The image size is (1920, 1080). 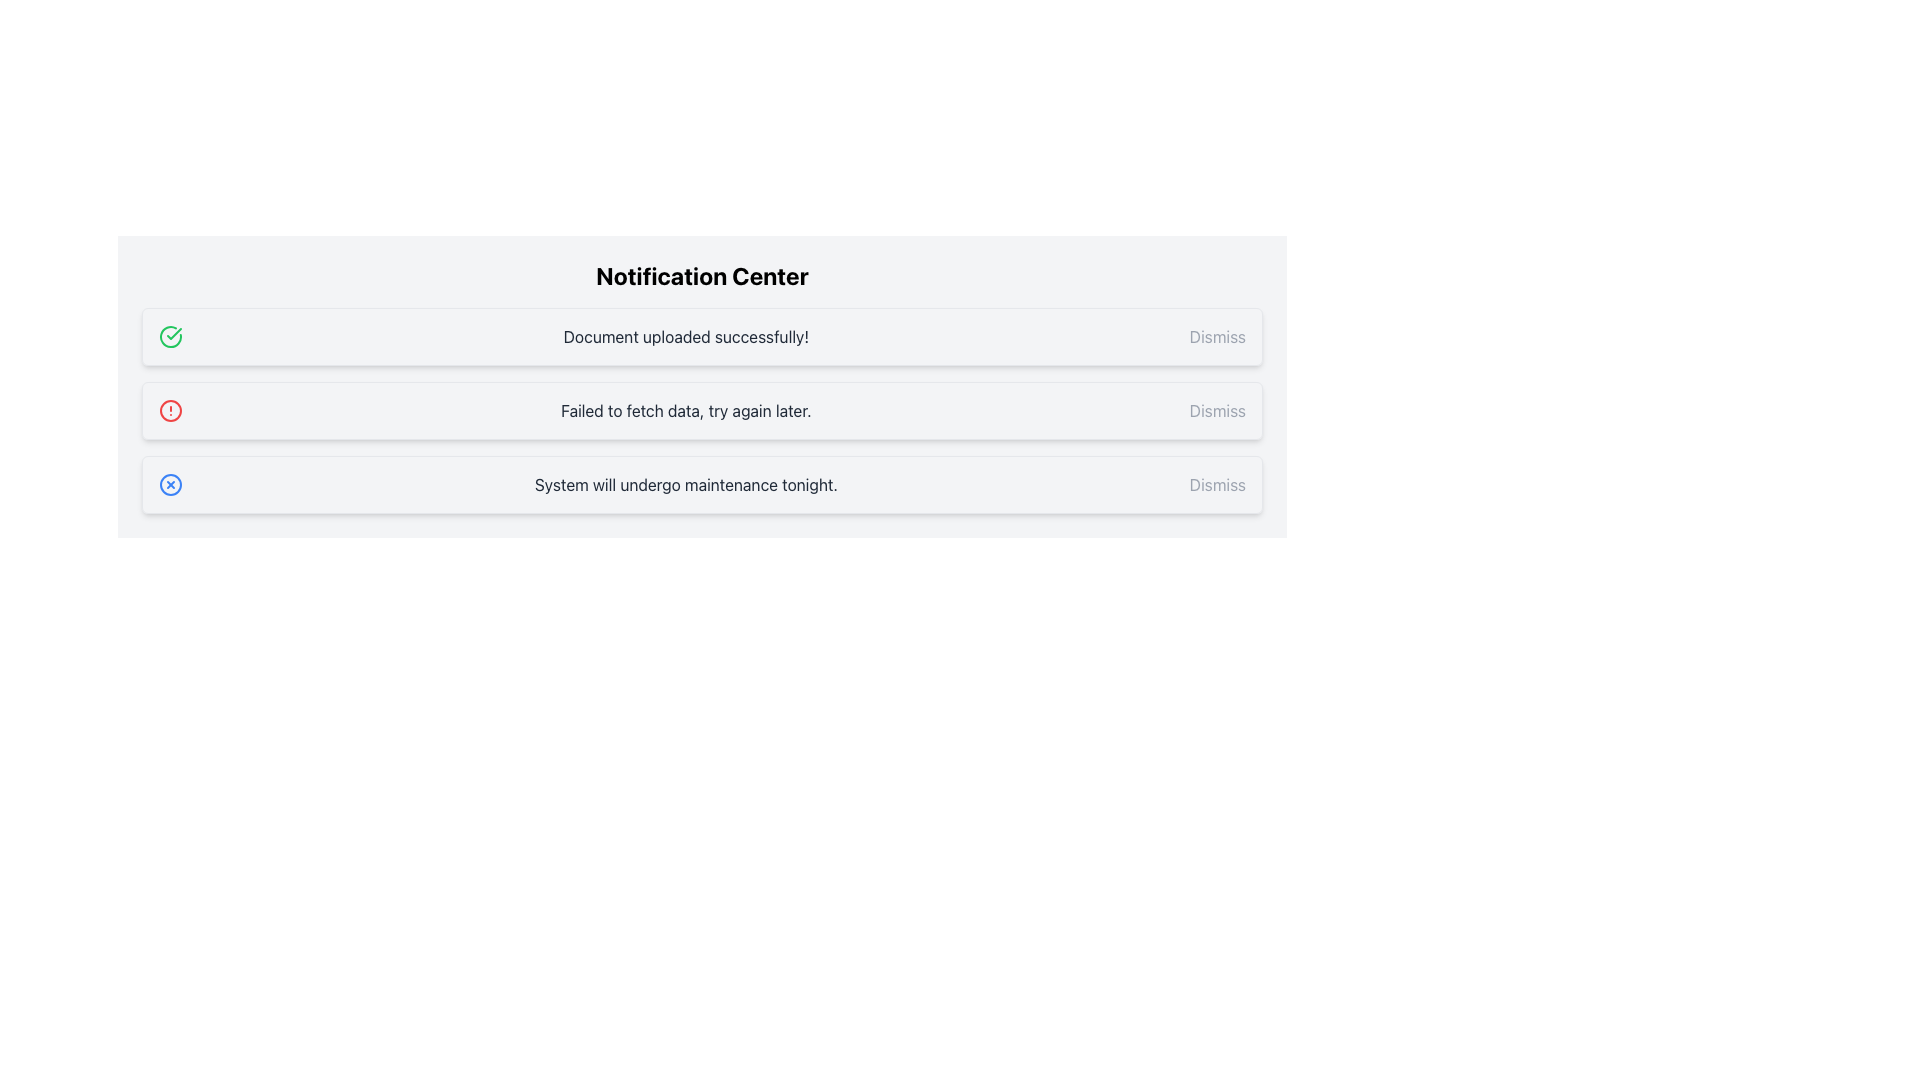 I want to click on the 'Dismiss' button, which is a gray text label that turns red on hover, located on the right side of the notification box displaying 'Failed to fetch data, try again later.', so click(x=1216, y=410).